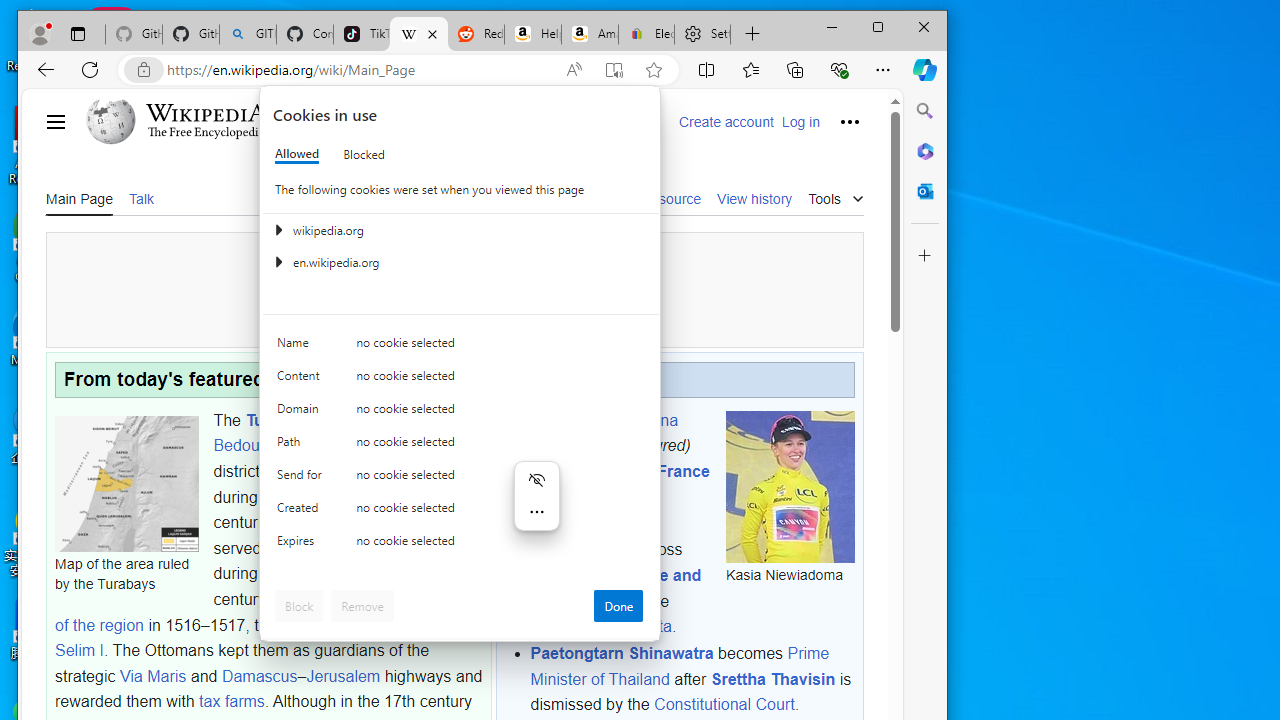 The width and height of the screenshot is (1280, 720). What do you see at coordinates (362, 604) in the screenshot?
I see `'Remove'` at bounding box center [362, 604].